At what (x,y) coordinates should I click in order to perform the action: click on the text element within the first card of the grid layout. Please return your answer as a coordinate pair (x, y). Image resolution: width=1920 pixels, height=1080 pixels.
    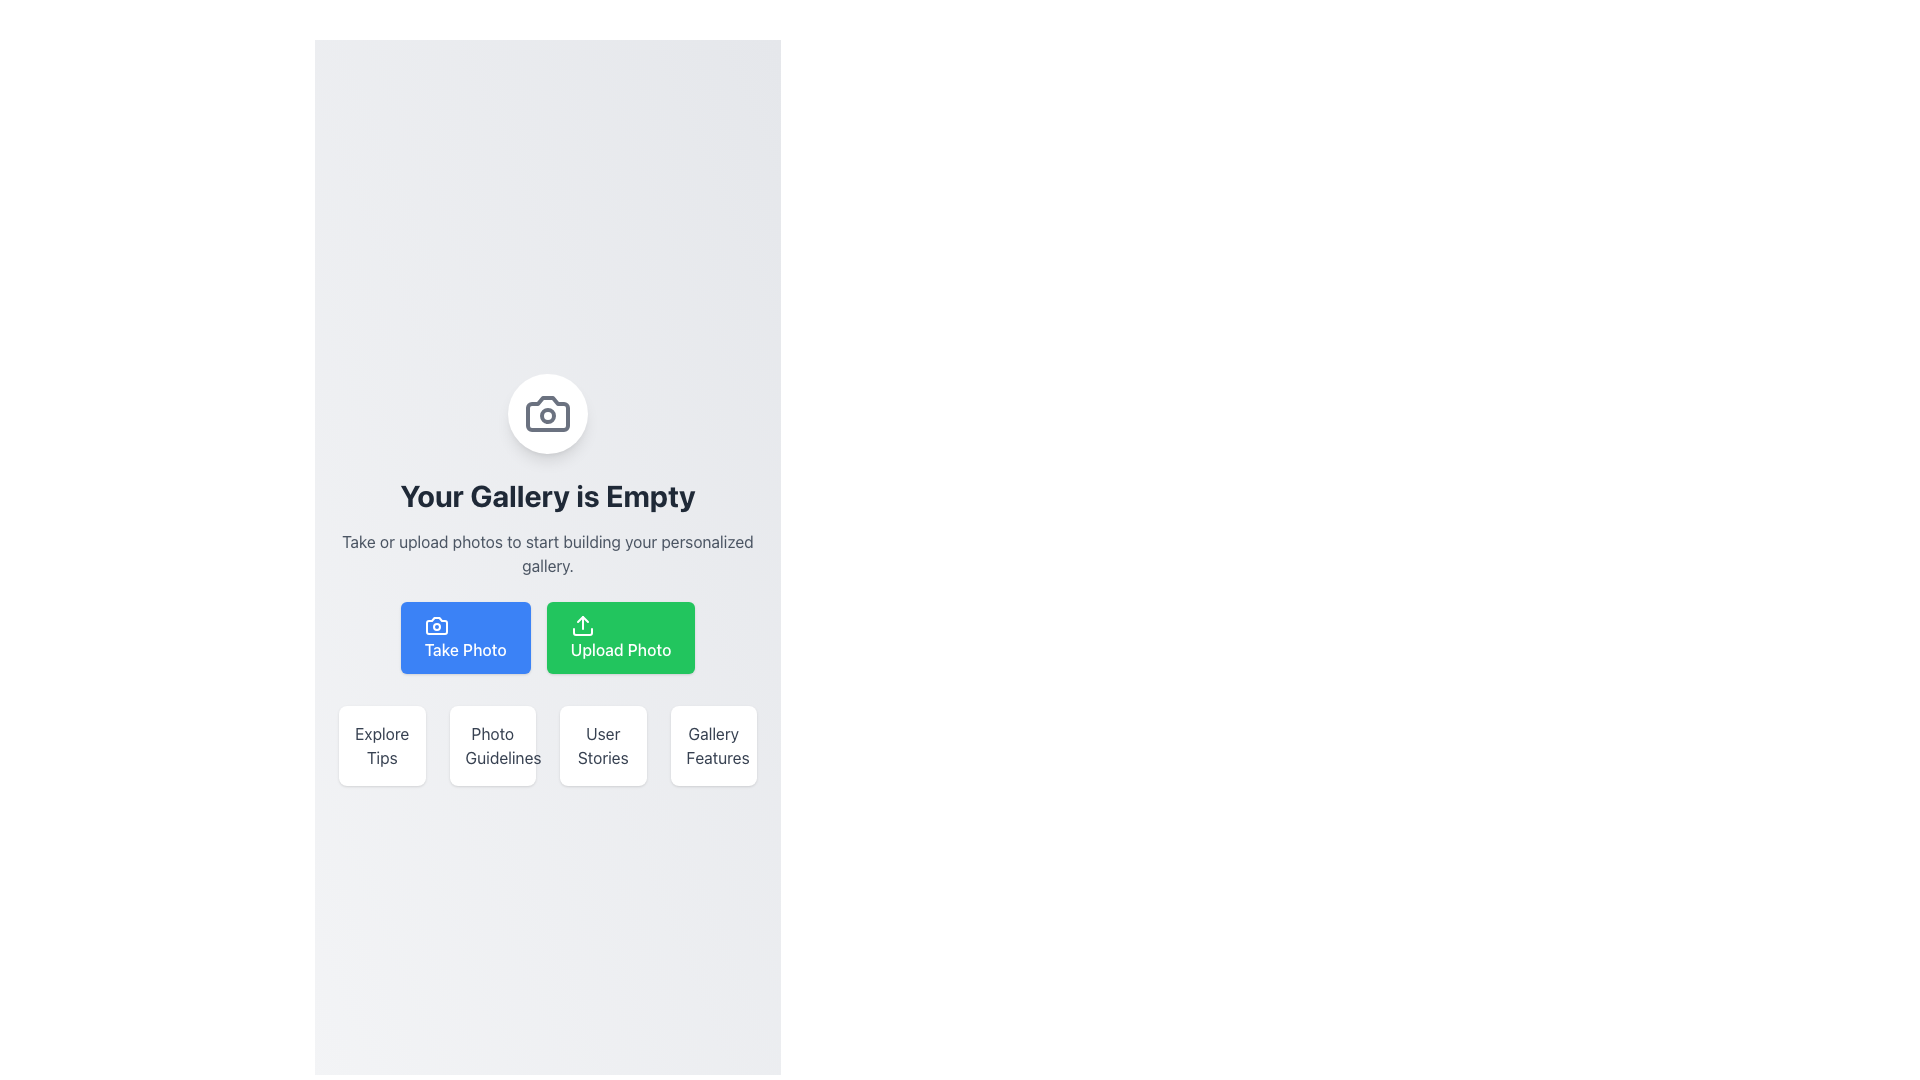
    Looking at the image, I should click on (382, 745).